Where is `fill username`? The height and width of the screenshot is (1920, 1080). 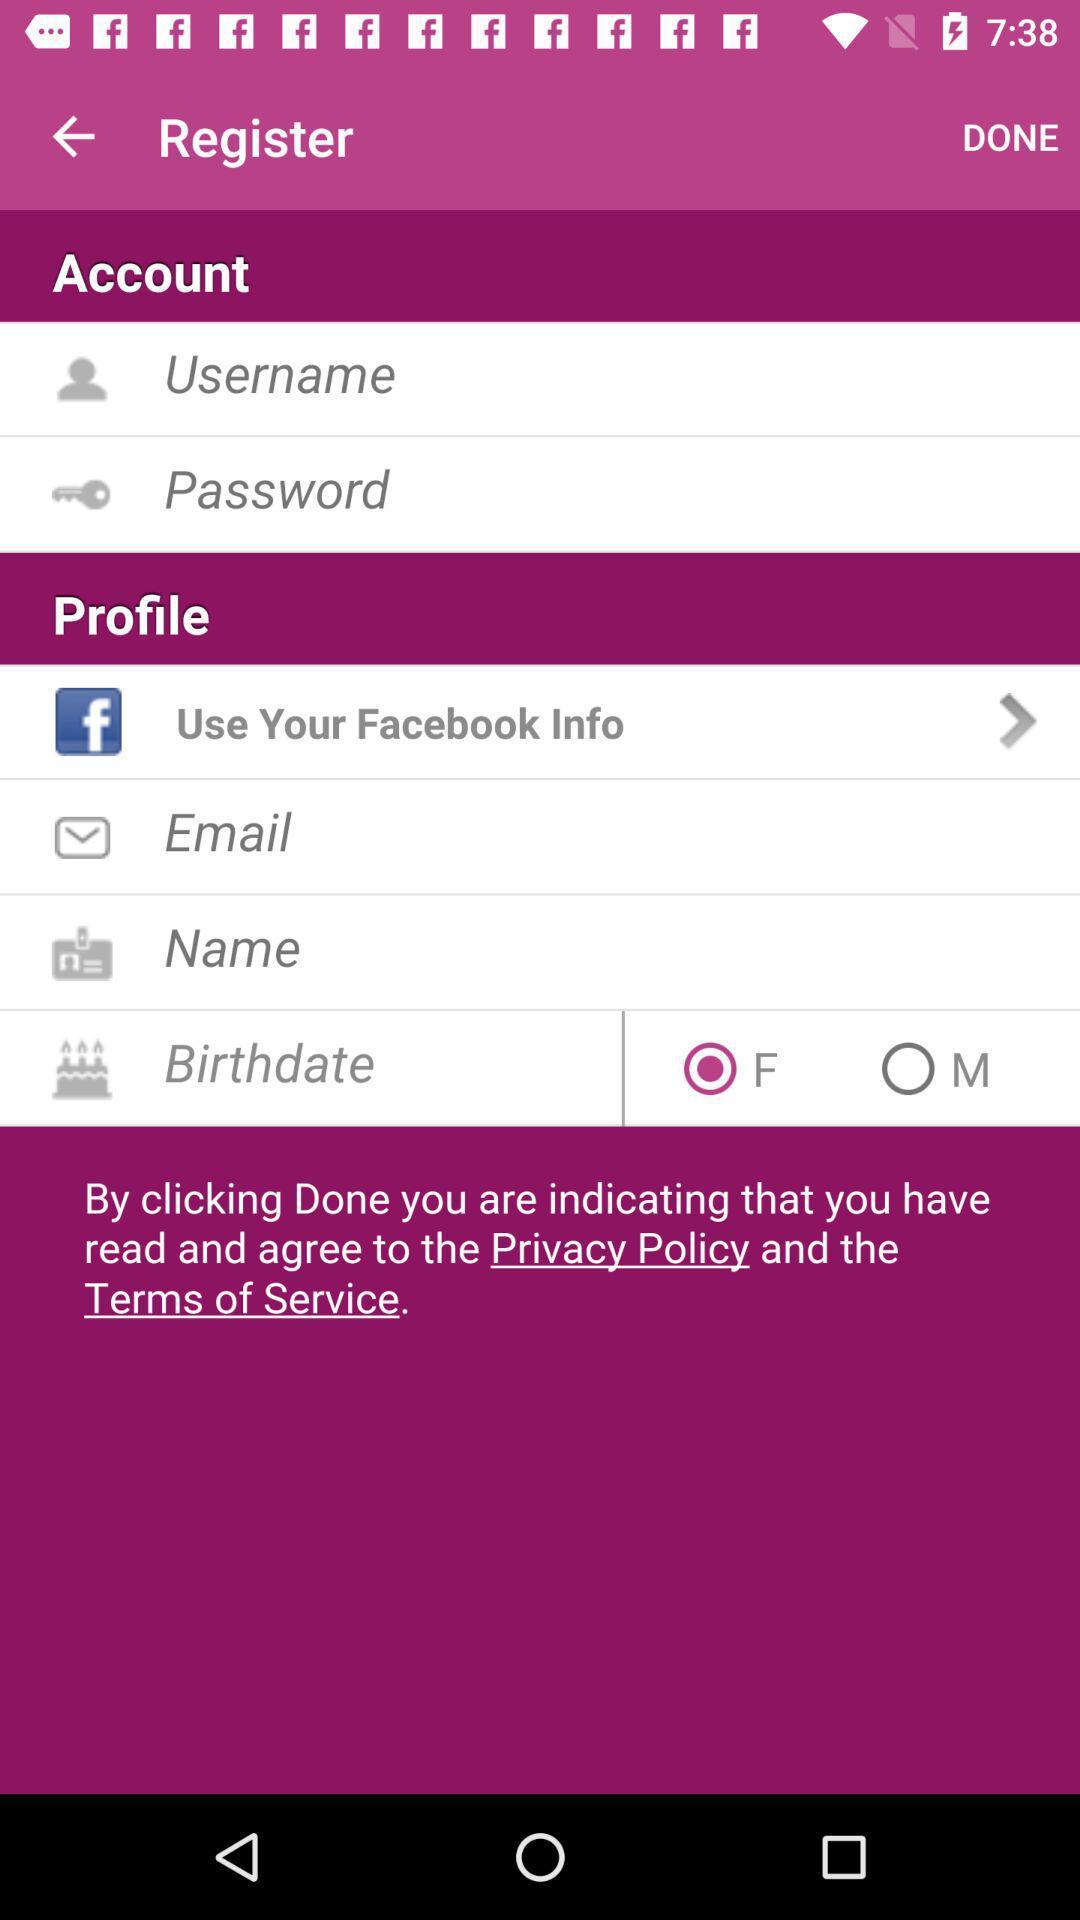 fill username is located at coordinates (621, 372).